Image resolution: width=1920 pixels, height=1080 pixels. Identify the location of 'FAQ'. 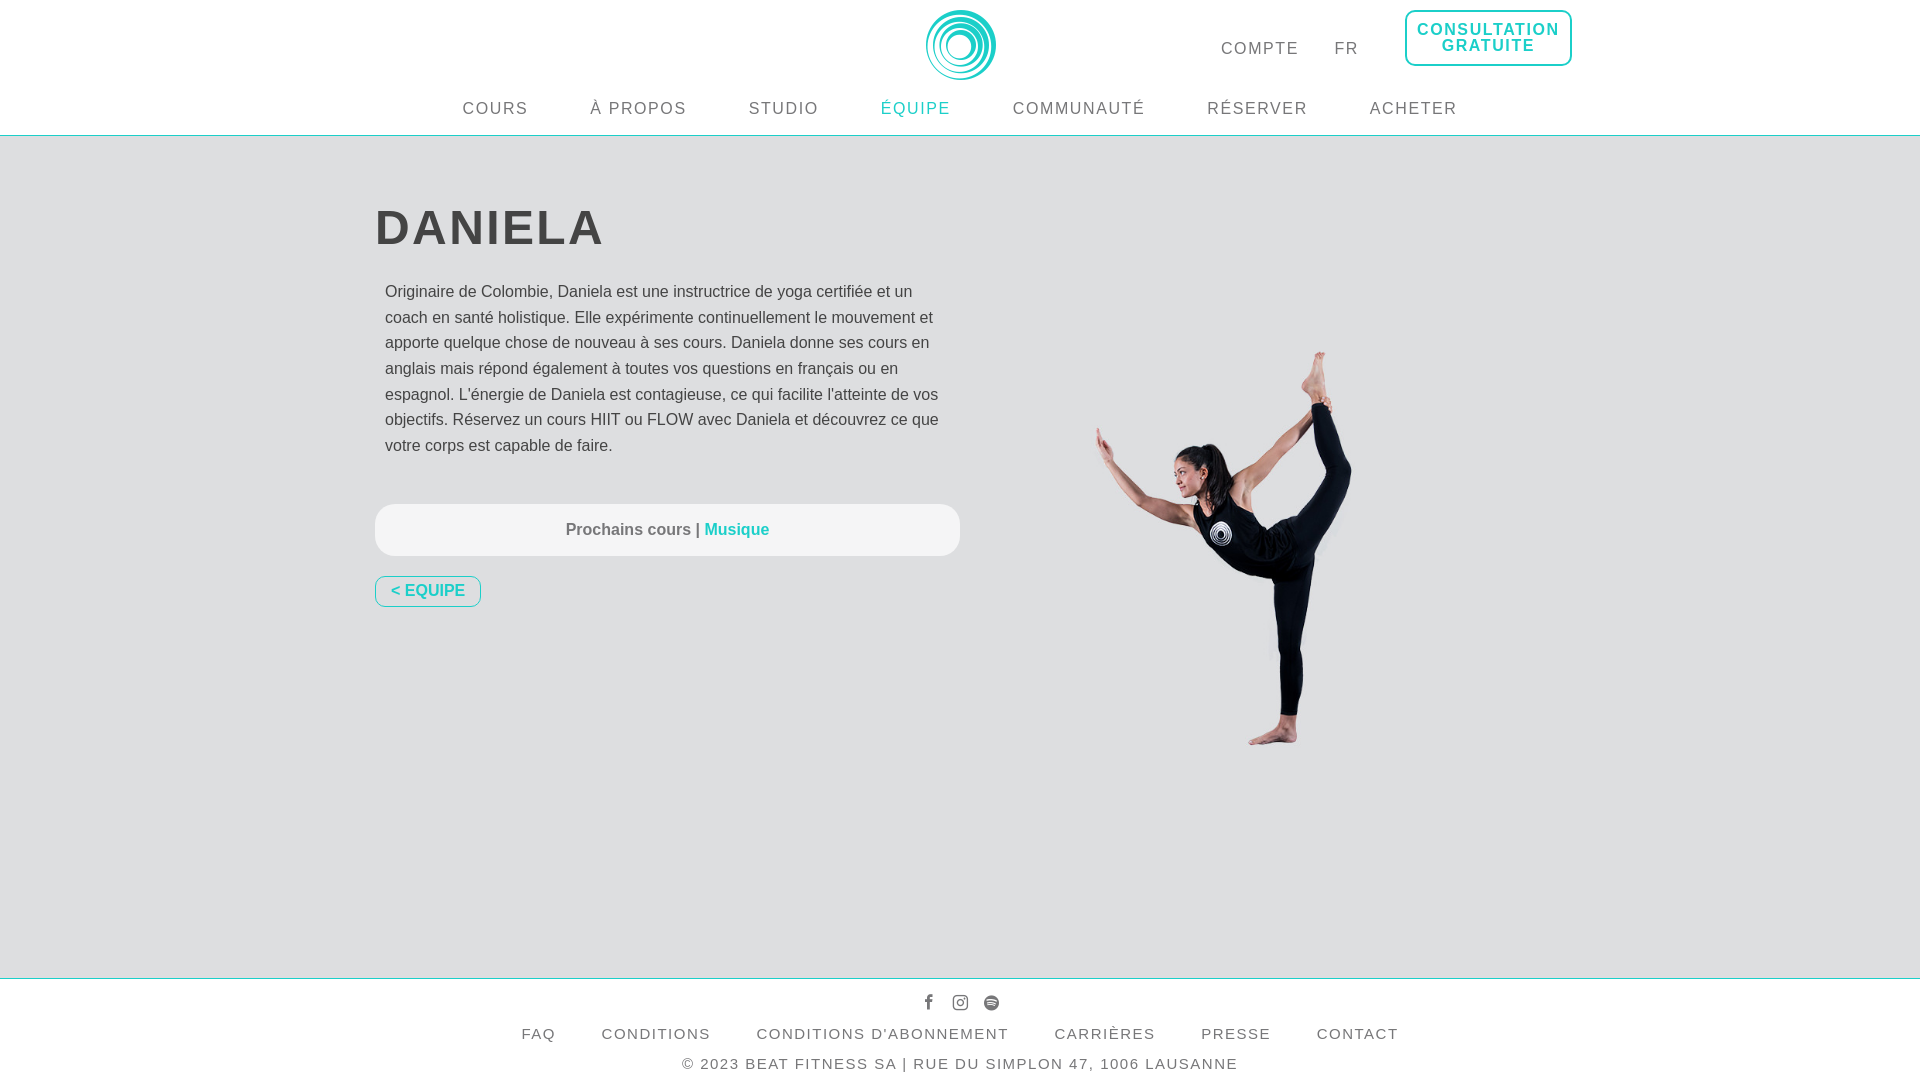
(538, 1033).